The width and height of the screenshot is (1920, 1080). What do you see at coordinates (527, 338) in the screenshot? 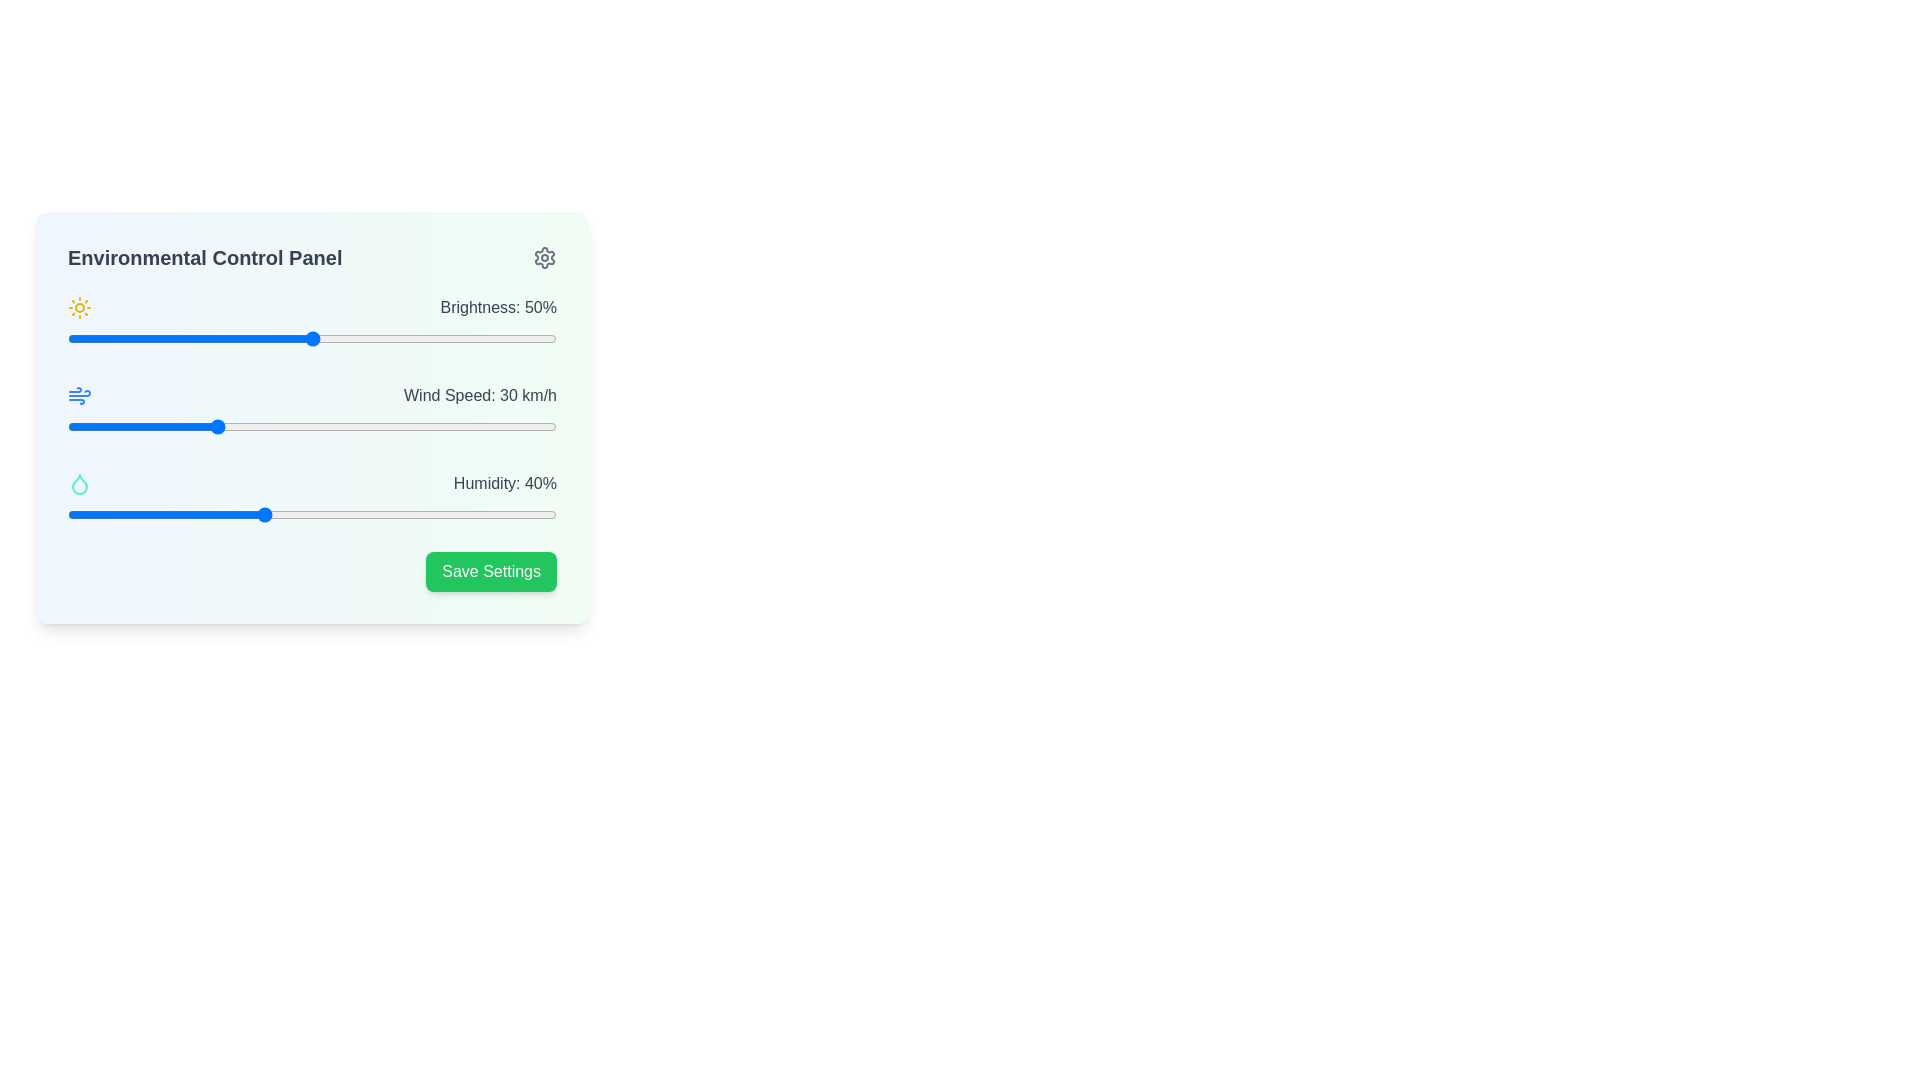
I see `brightness` at bounding box center [527, 338].